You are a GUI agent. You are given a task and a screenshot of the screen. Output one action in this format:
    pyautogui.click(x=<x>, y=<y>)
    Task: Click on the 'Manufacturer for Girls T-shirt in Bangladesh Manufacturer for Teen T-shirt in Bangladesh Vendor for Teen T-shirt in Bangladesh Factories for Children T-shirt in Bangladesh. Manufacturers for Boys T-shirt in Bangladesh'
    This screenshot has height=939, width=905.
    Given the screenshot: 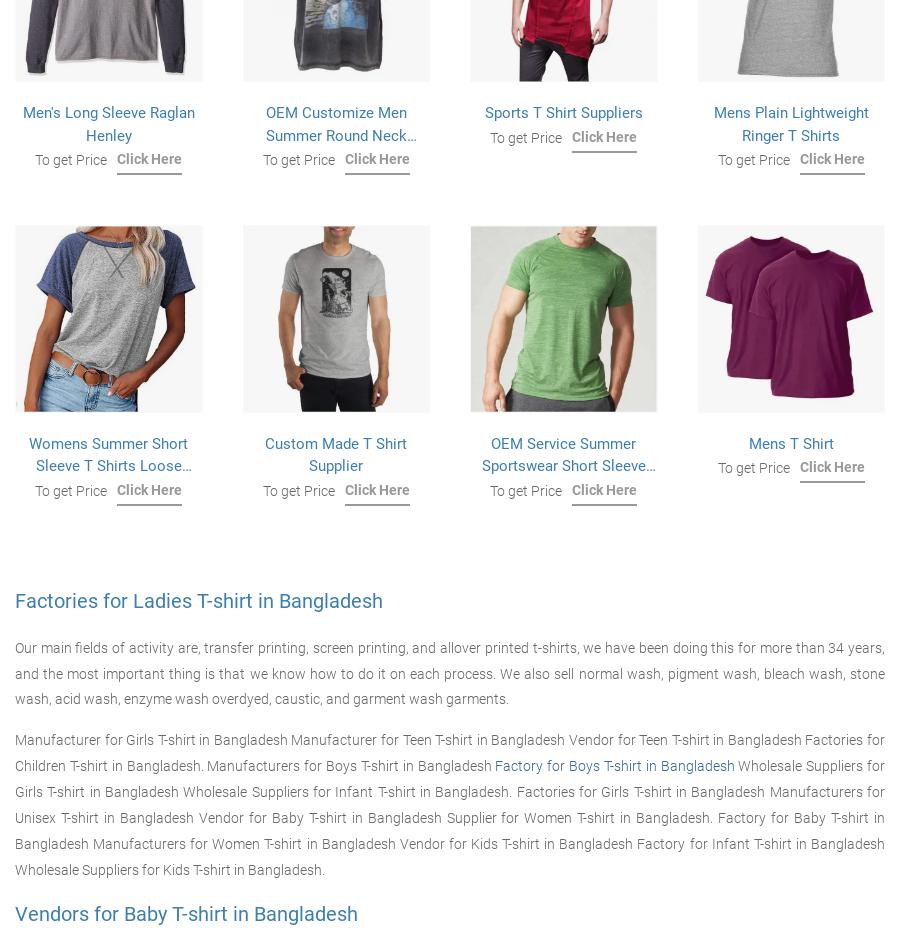 What is the action you would take?
    pyautogui.click(x=448, y=752)
    